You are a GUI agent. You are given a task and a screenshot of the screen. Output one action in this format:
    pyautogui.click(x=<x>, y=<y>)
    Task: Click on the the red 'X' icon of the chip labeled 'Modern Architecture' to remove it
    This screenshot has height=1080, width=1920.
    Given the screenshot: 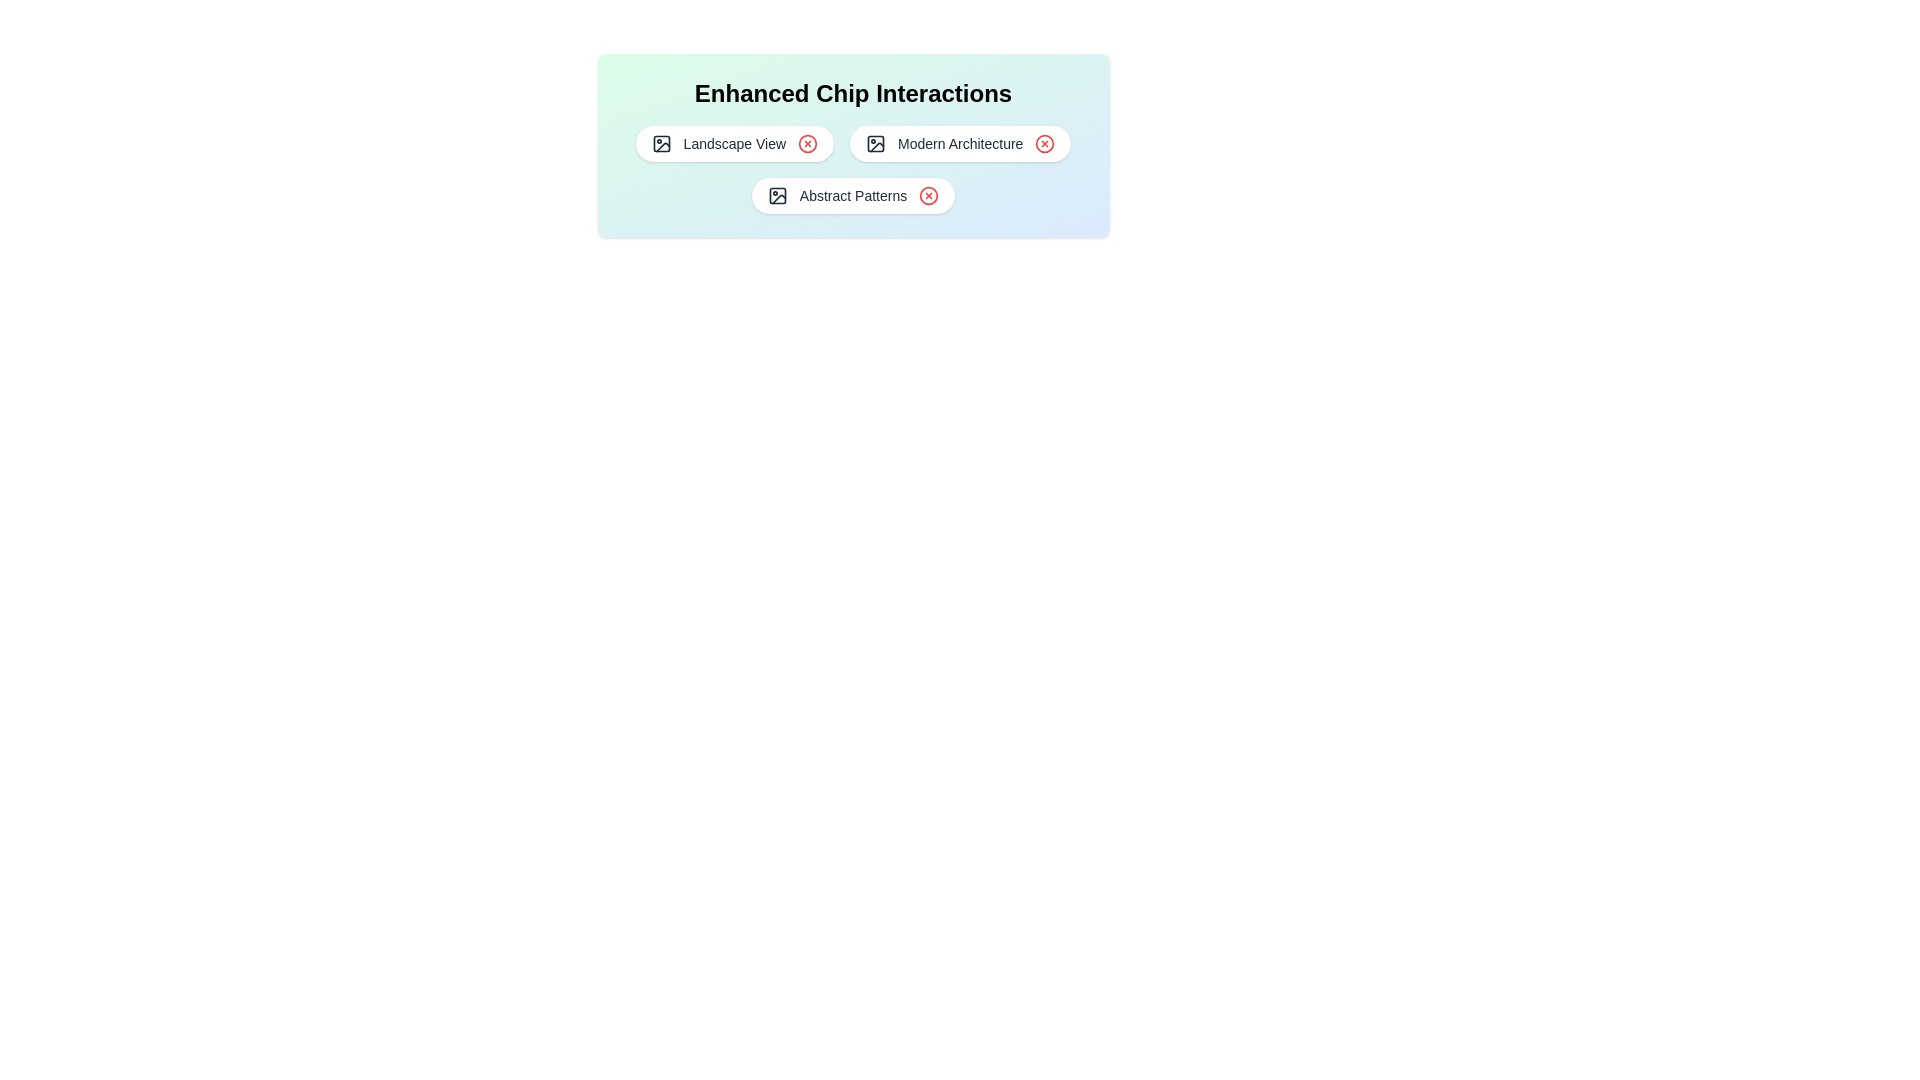 What is the action you would take?
    pyautogui.click(x=1044, y=142)
    